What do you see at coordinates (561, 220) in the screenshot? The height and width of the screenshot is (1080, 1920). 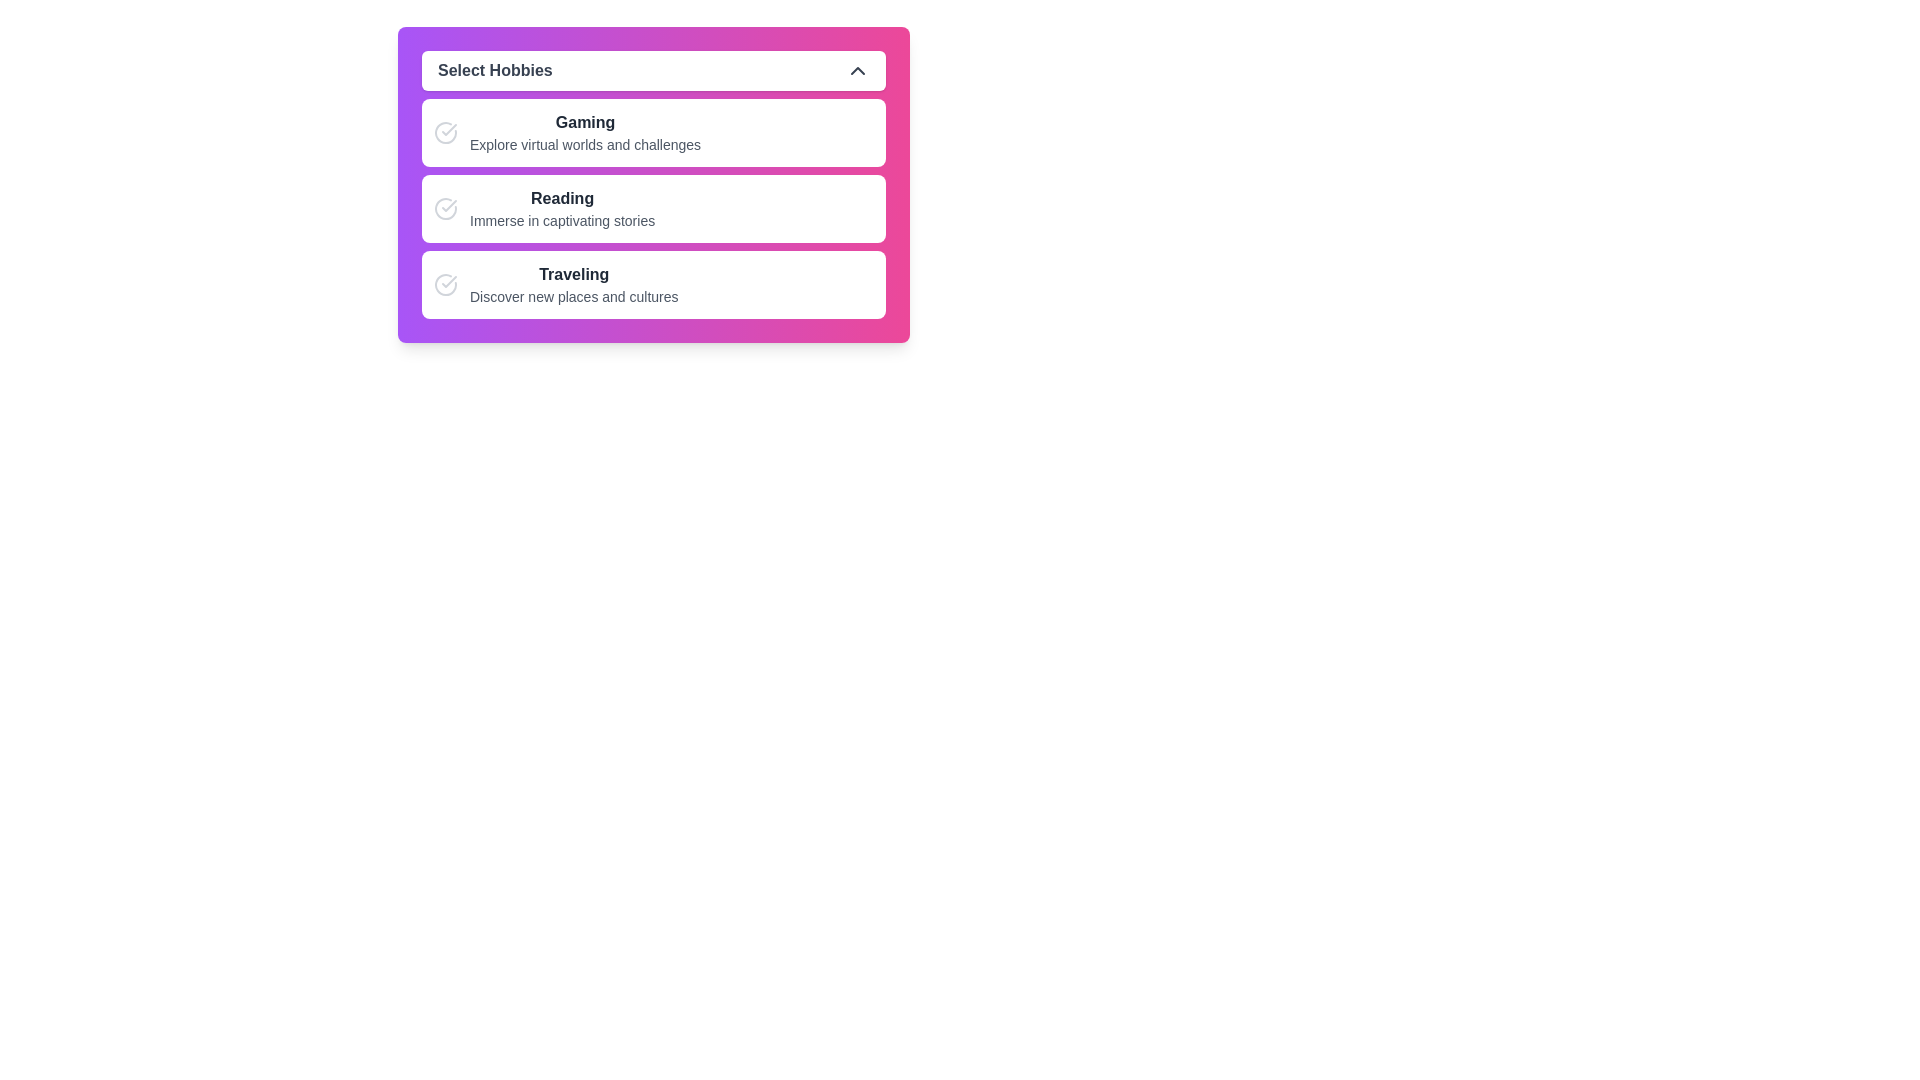 I see `the descriptive text element located below the 'Reading' option in the hobbies list, which provides additional information about this option` at bounding box center [561, 220].